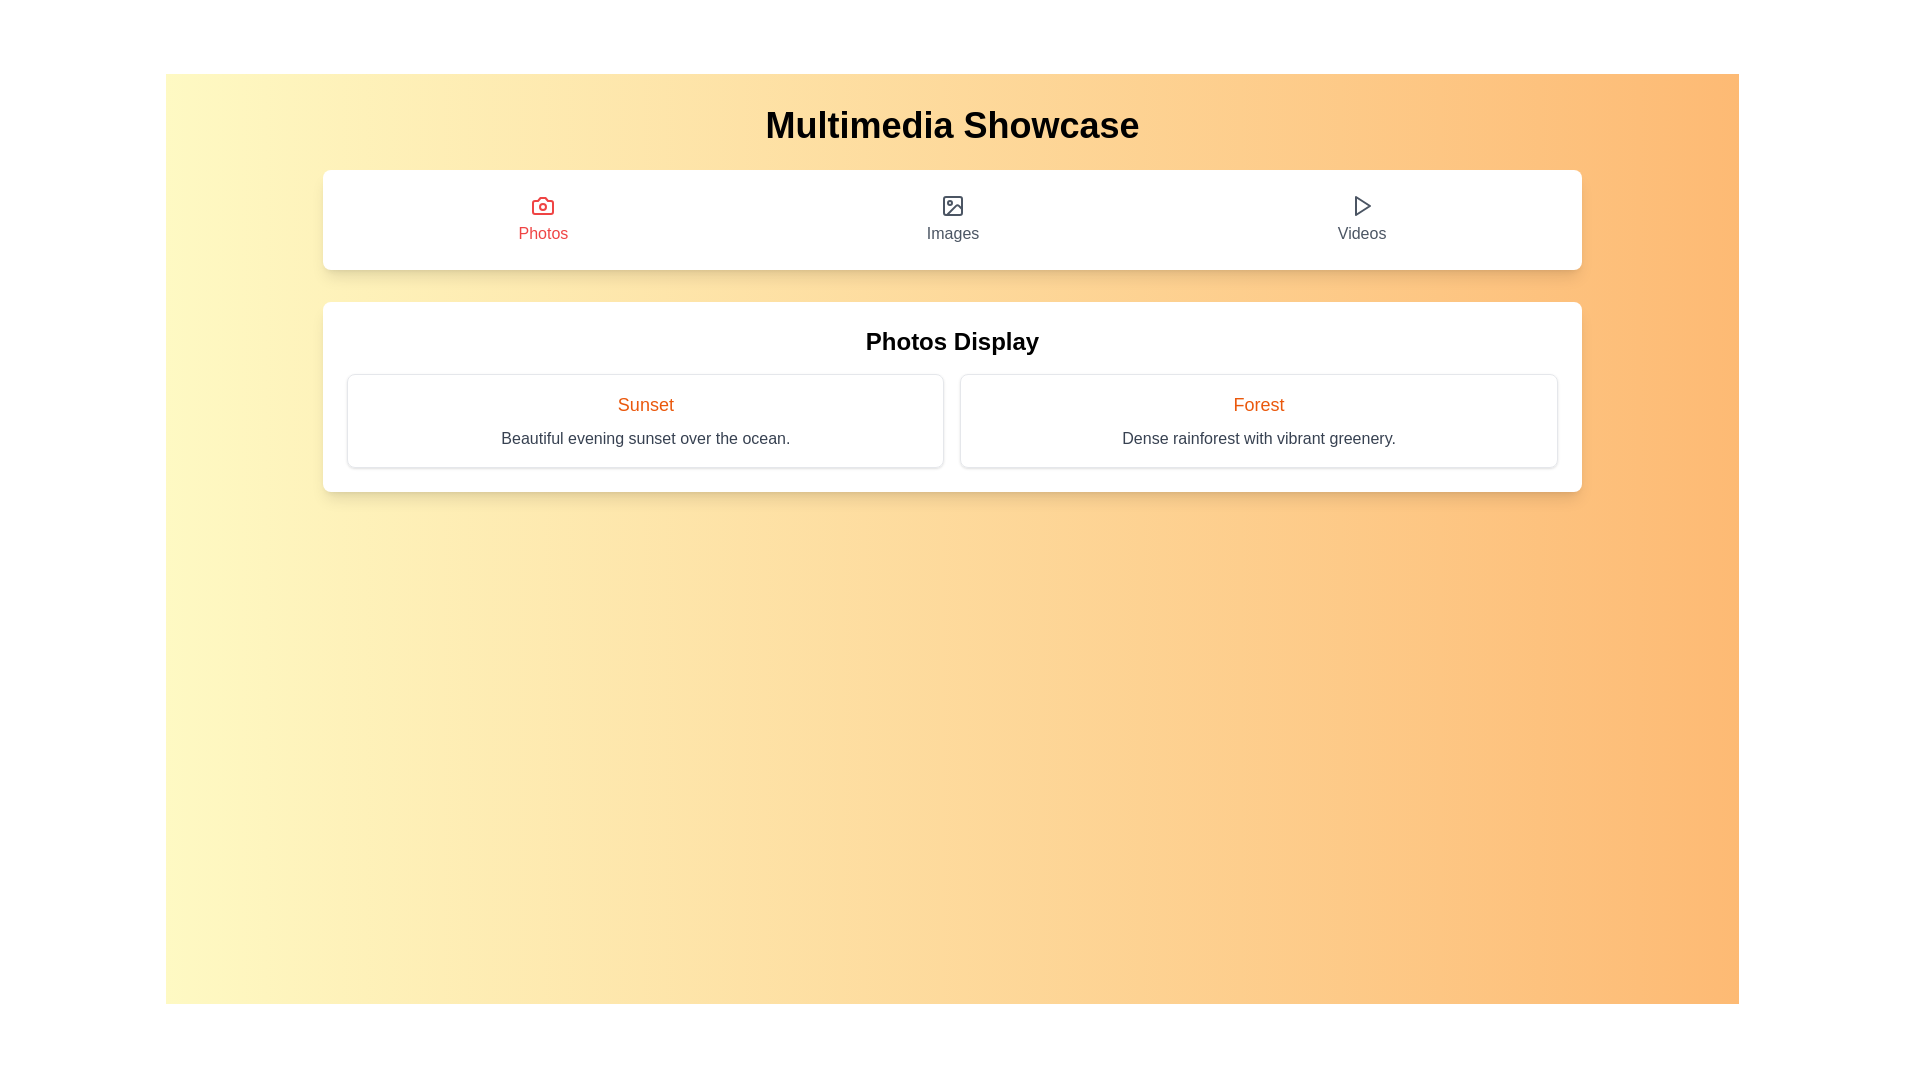  I want to click on the text element that reads 'Beautiful evening sunset over the ocean.' which is located beneath the title 'Sunset' in the rectangular card, so click(645, 438).